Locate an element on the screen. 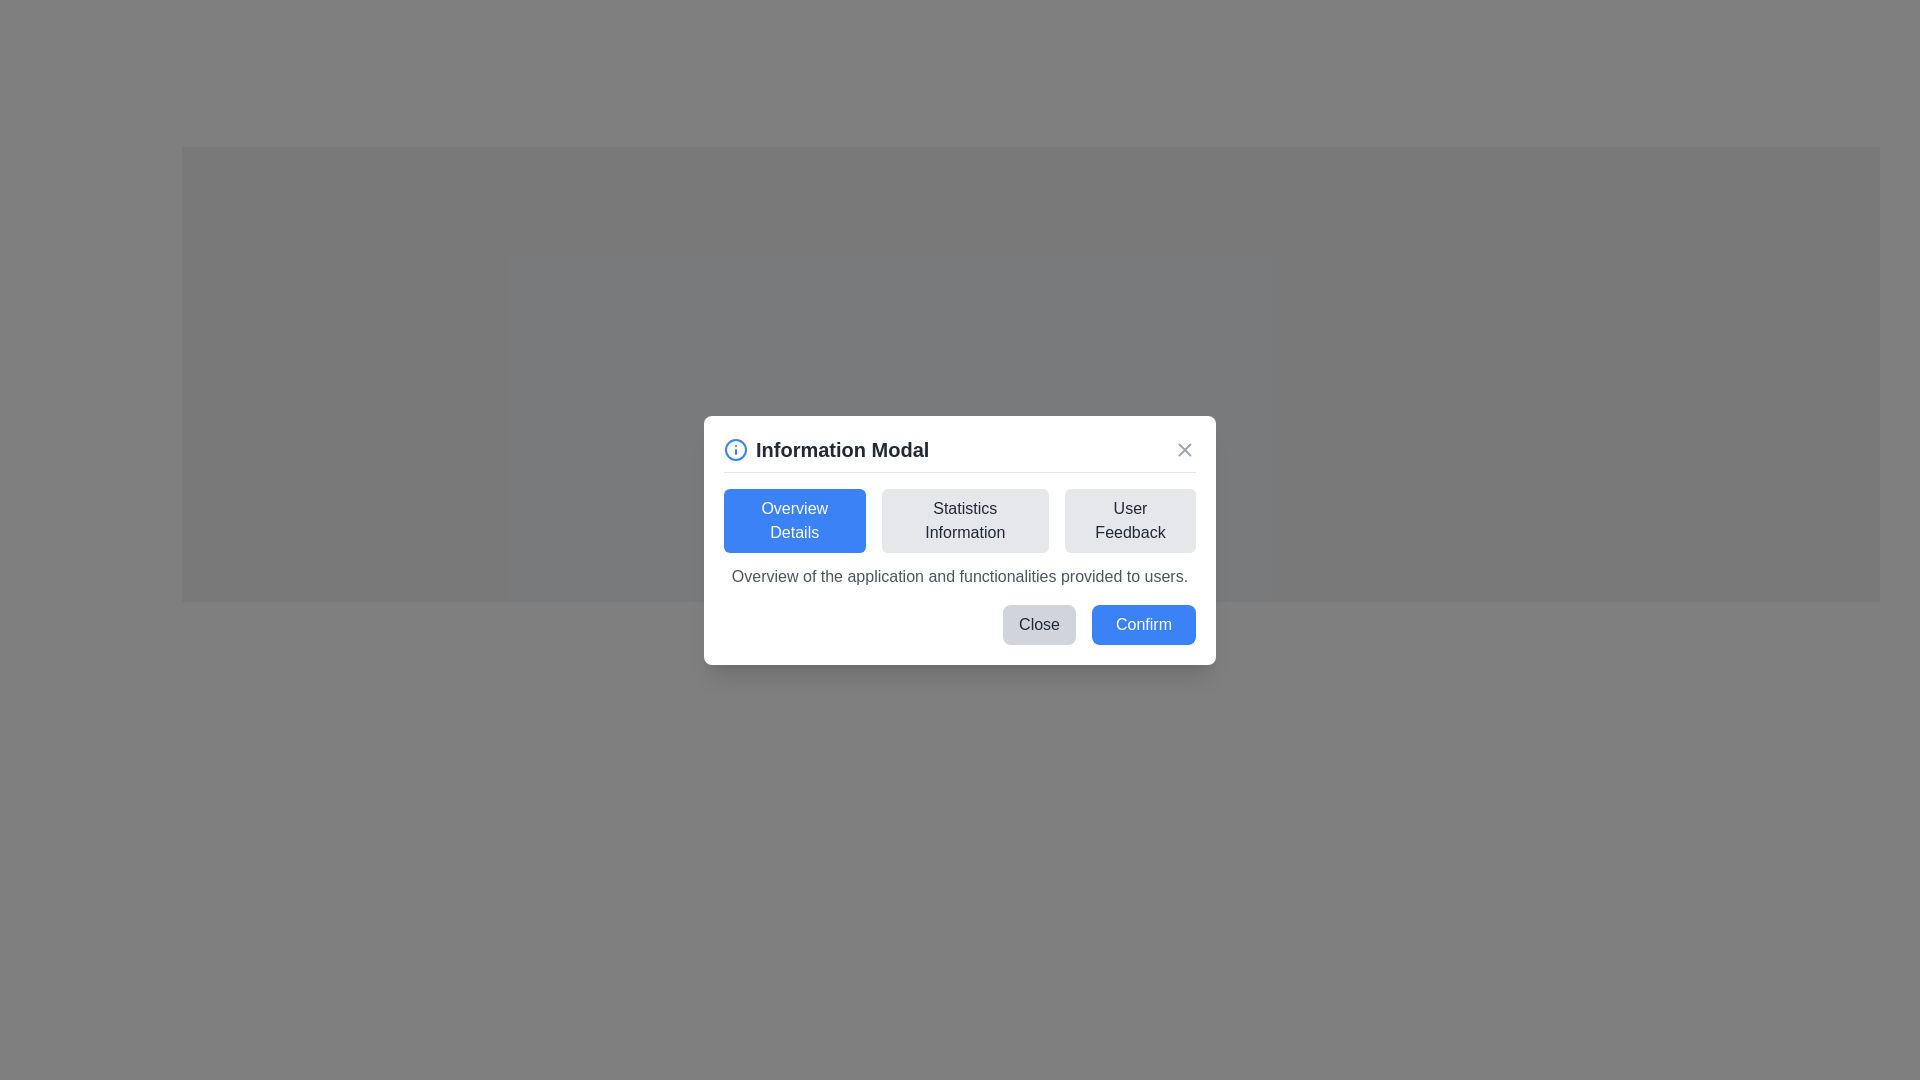  the gray 'X' button located in the top-right corner of the 'Information Modal' is located at coordinates (1185, 448).